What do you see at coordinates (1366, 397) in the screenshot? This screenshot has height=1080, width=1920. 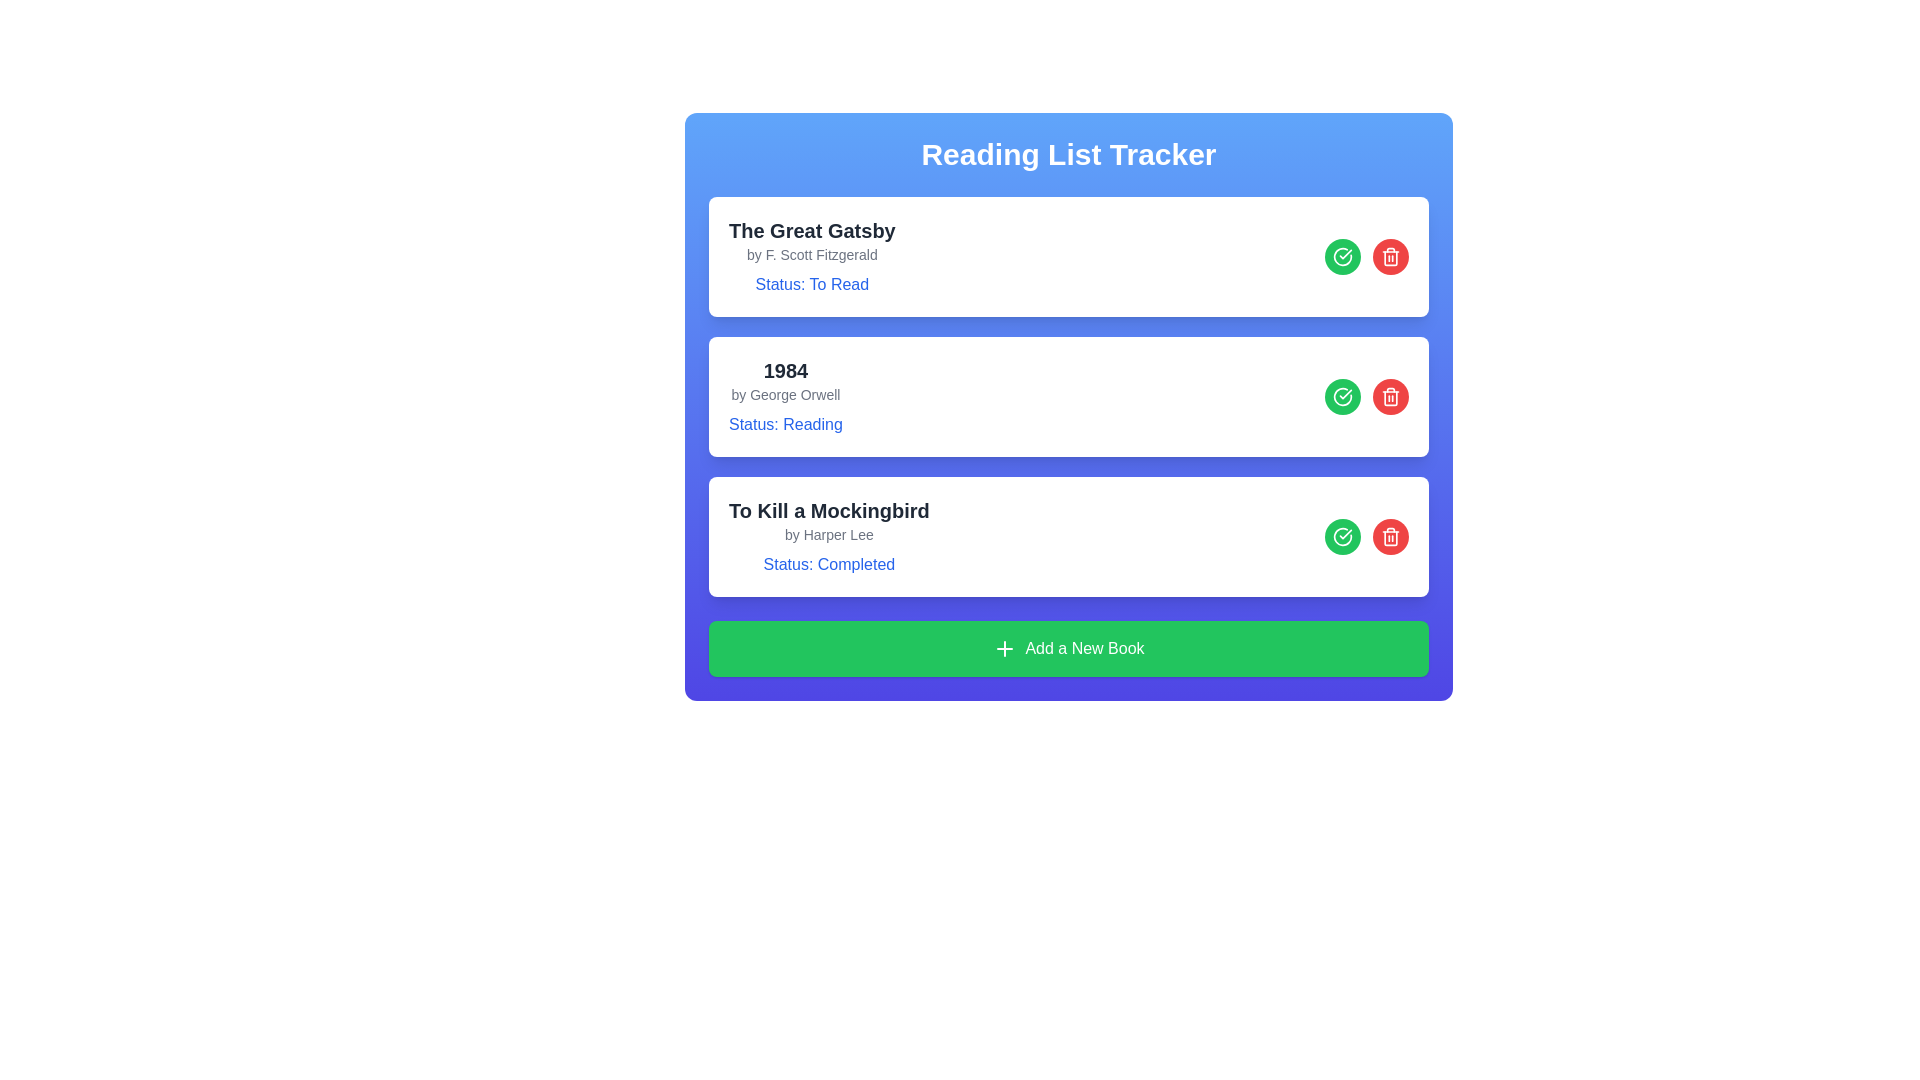 I see `the red trash can icon in the actionable icon group for the book '1984' by George Orwell` at bounding box center [1366, 397].